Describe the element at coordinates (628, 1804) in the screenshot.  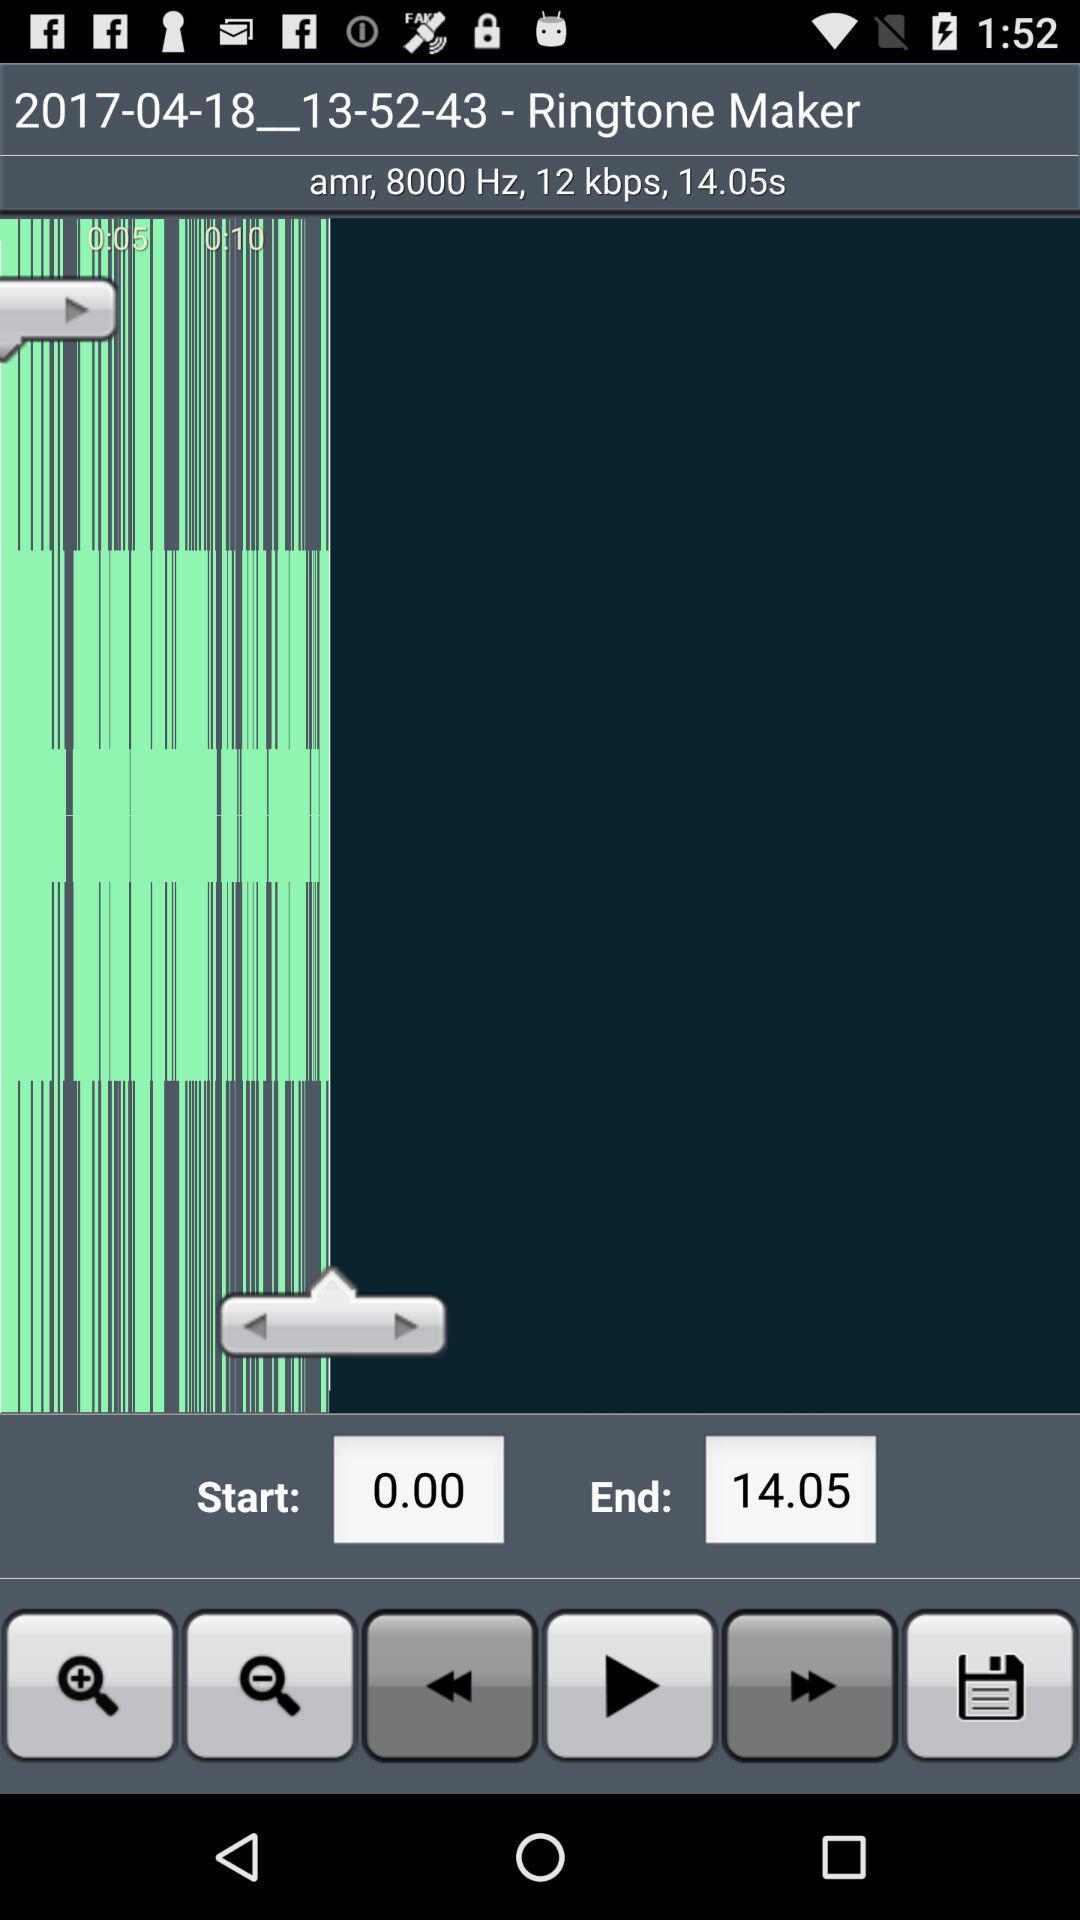
I see `the play icon` at that location.